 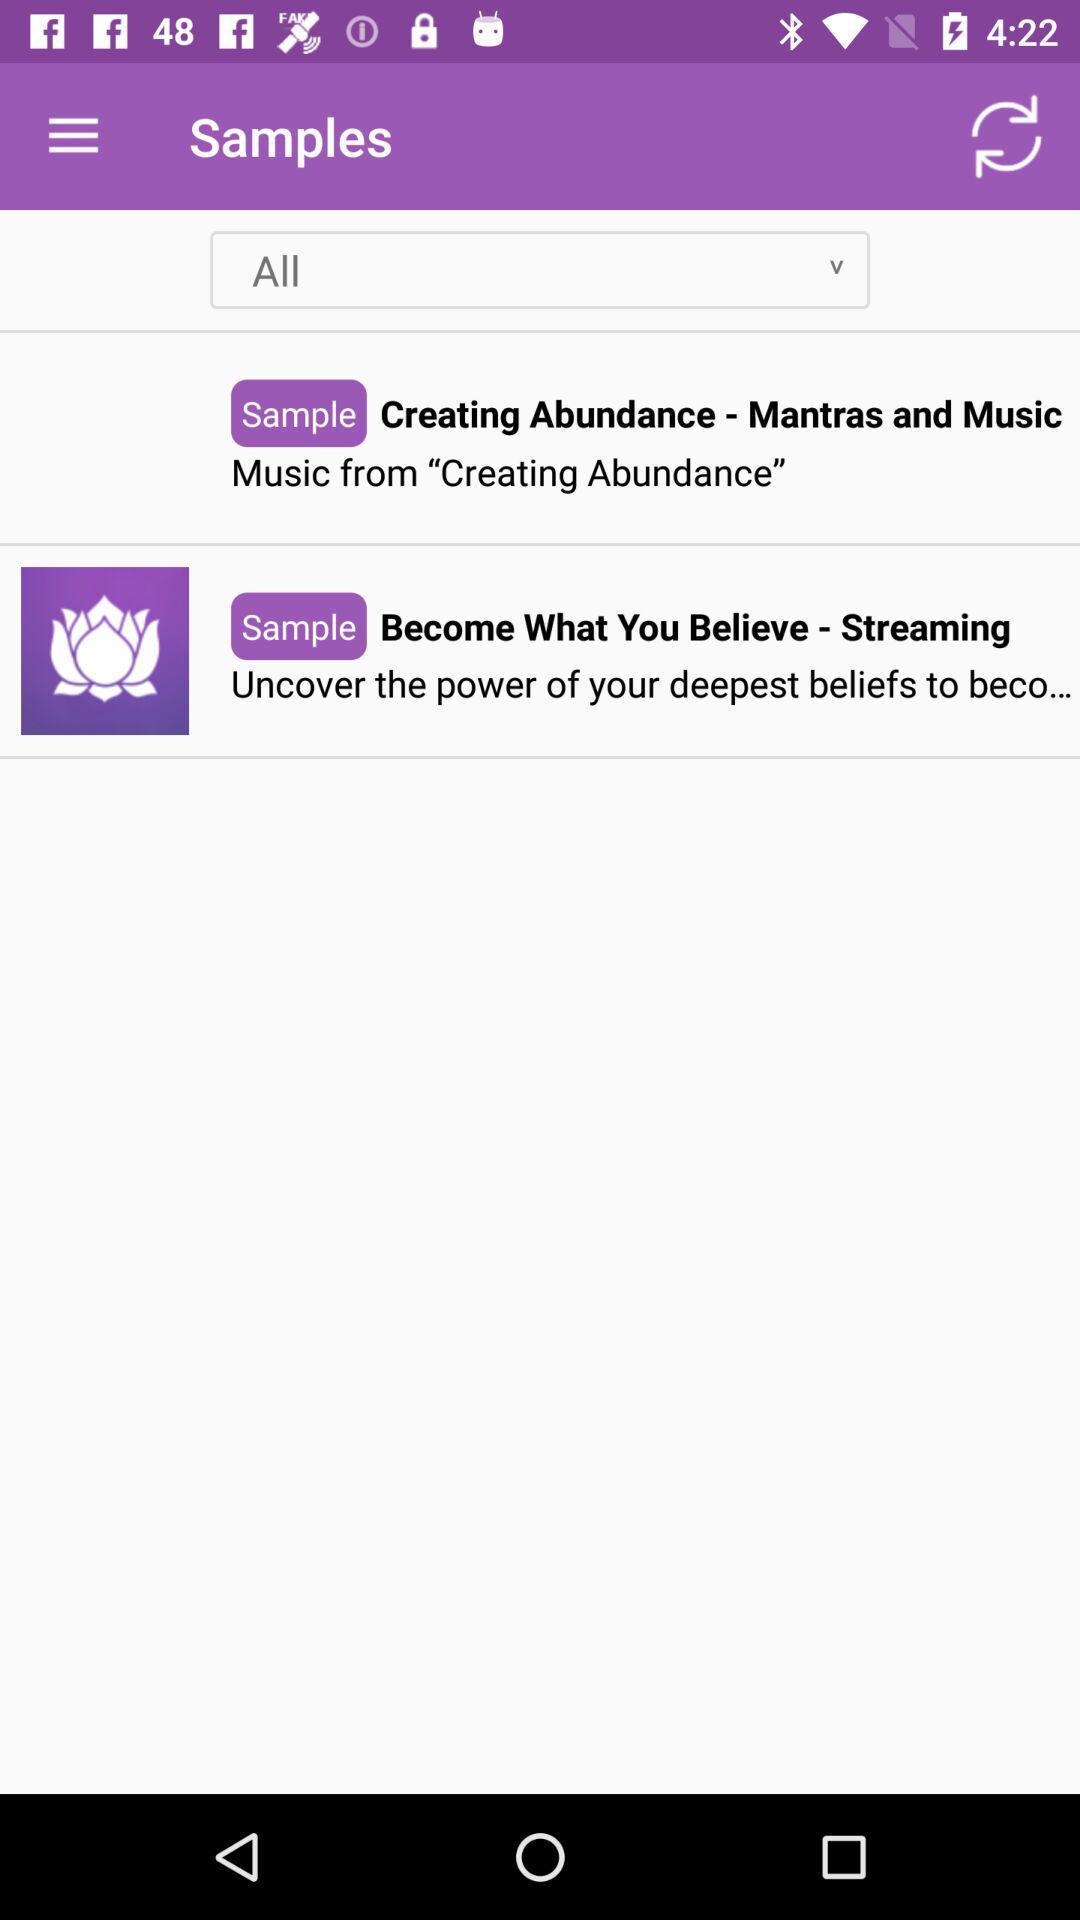 I want to click on the become what you item, so click(x=694, y=625).